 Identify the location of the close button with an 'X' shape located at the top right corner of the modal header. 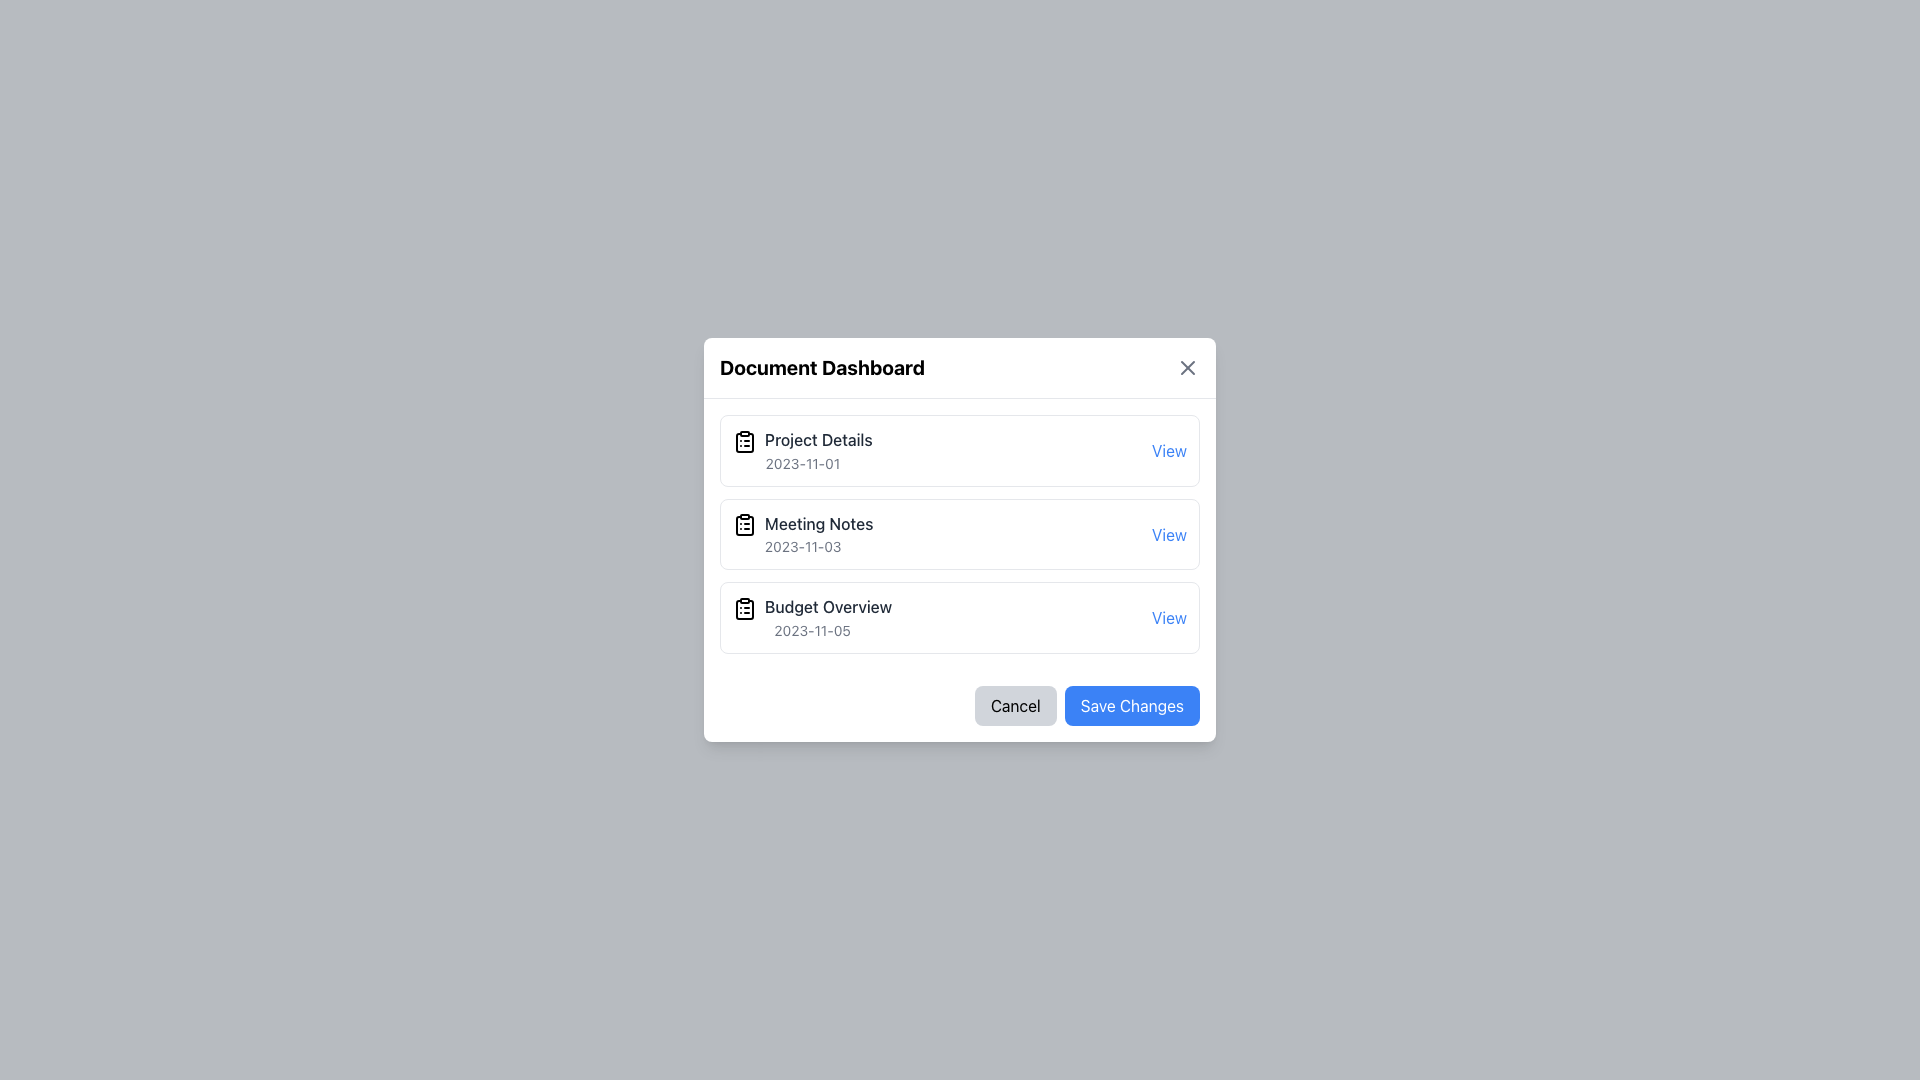
(1188, 366).